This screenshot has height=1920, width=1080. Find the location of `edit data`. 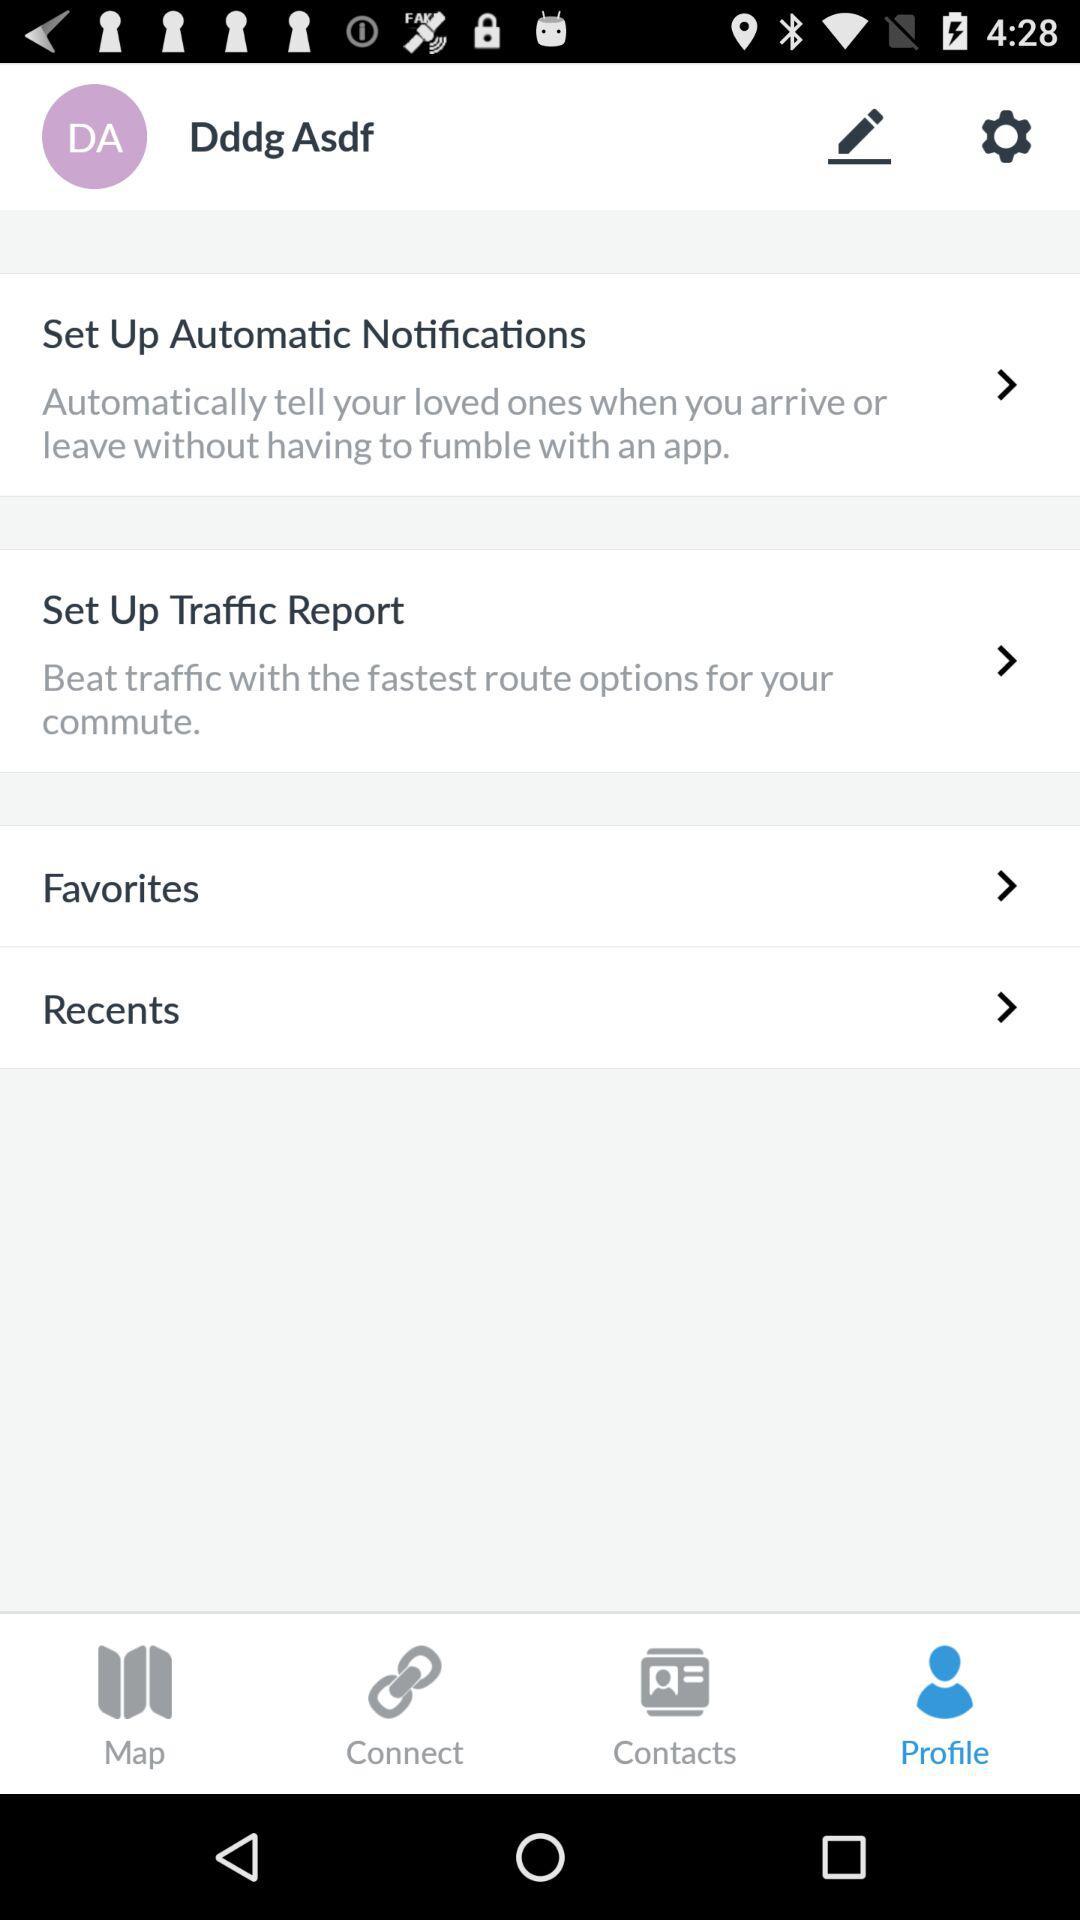

edit data is located at coordinates (858, 135).